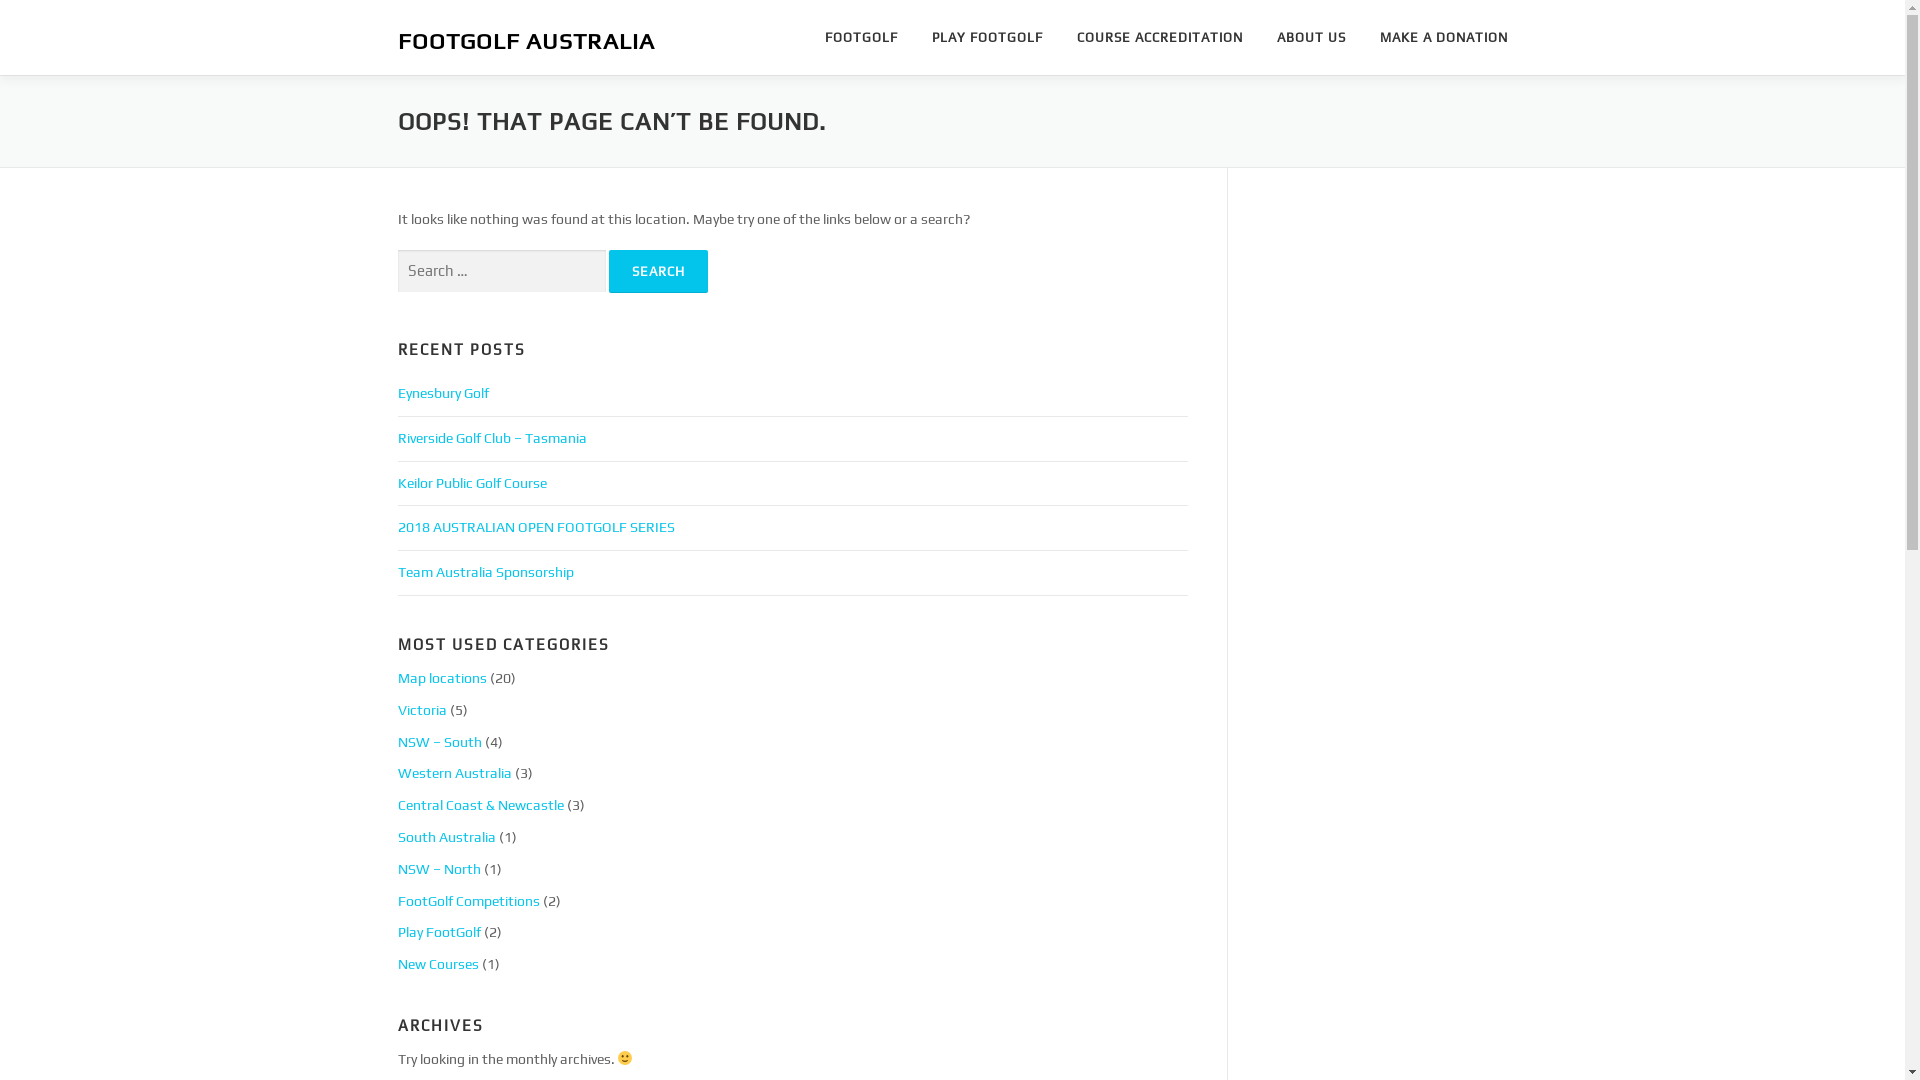 The height and width of the screenshot is (1080, 1920). What do you see at coordinates (536, 526) in the screenshot?
I see `'2018 AUSTRALIAN OPEN FOOTGOLF SERIES'` at bounding box center [536, 526].